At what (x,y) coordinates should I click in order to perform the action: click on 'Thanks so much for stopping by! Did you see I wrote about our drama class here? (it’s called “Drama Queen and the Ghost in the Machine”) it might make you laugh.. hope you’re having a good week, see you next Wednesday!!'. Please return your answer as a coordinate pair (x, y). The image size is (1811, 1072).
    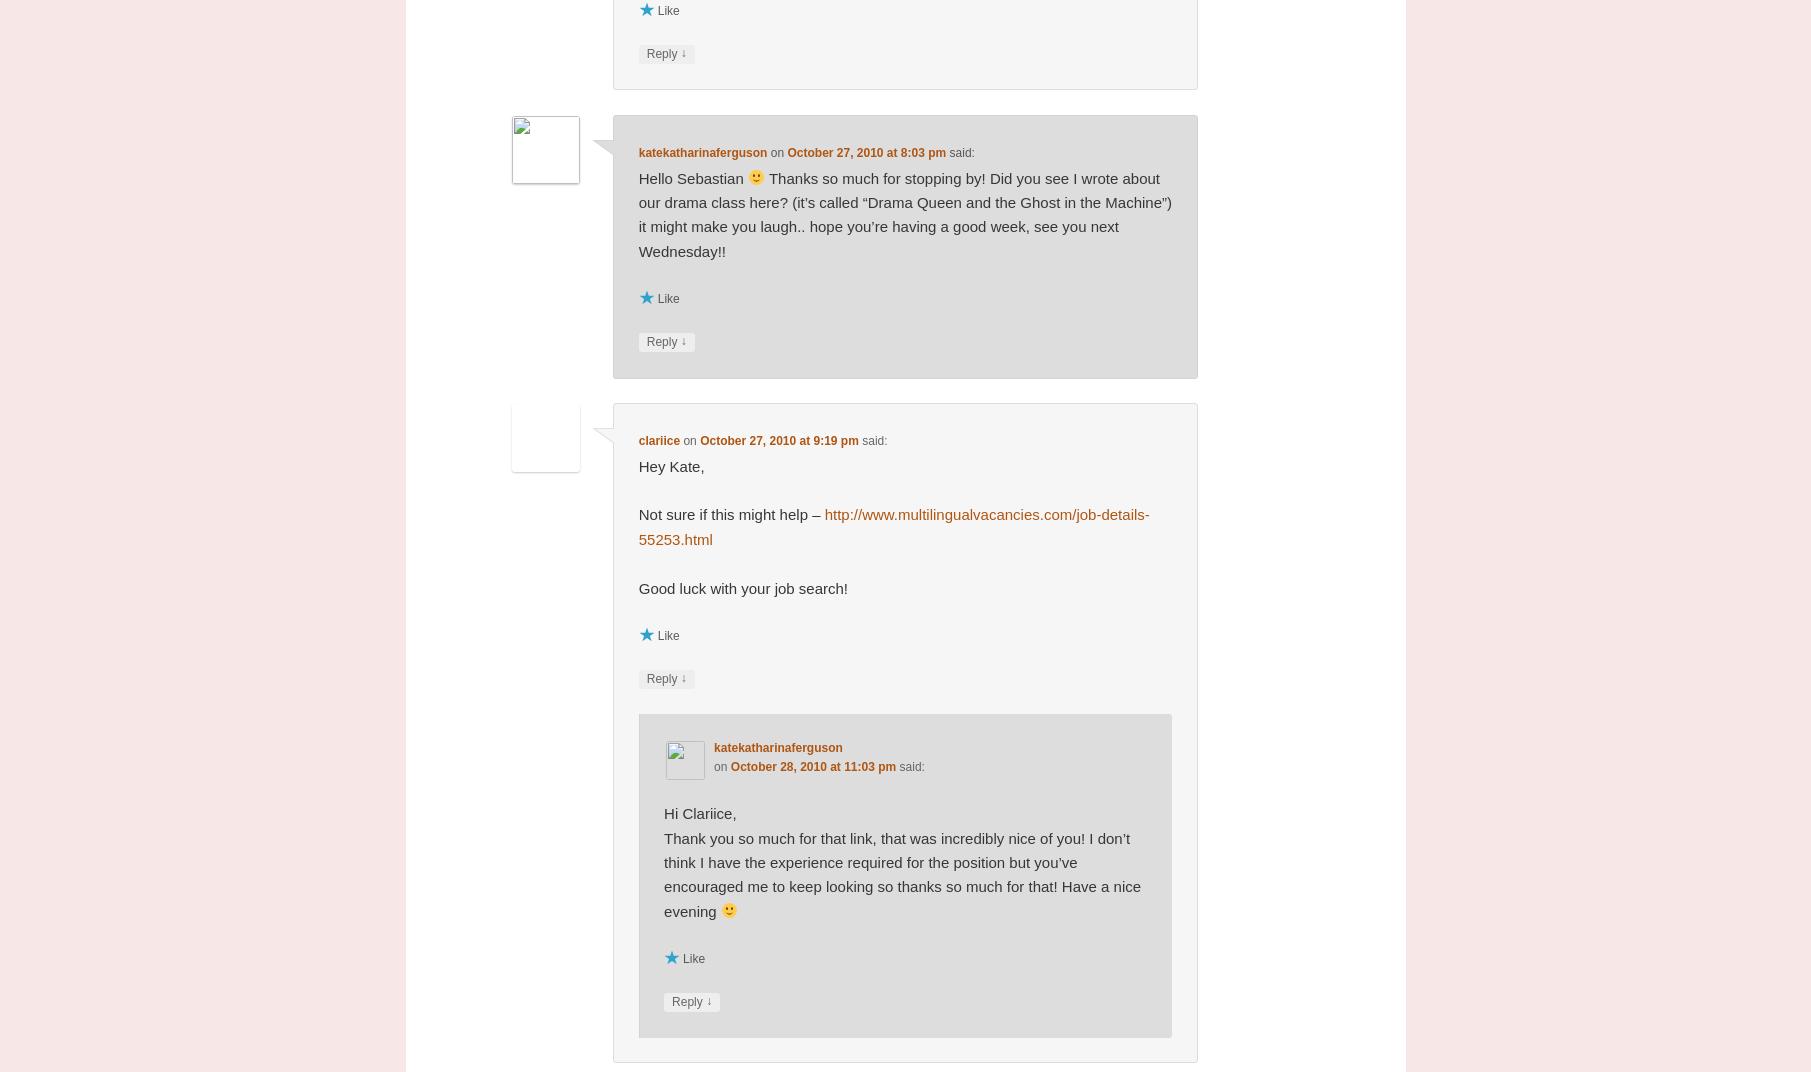
    Looking at the image, I should click on (638, 213).